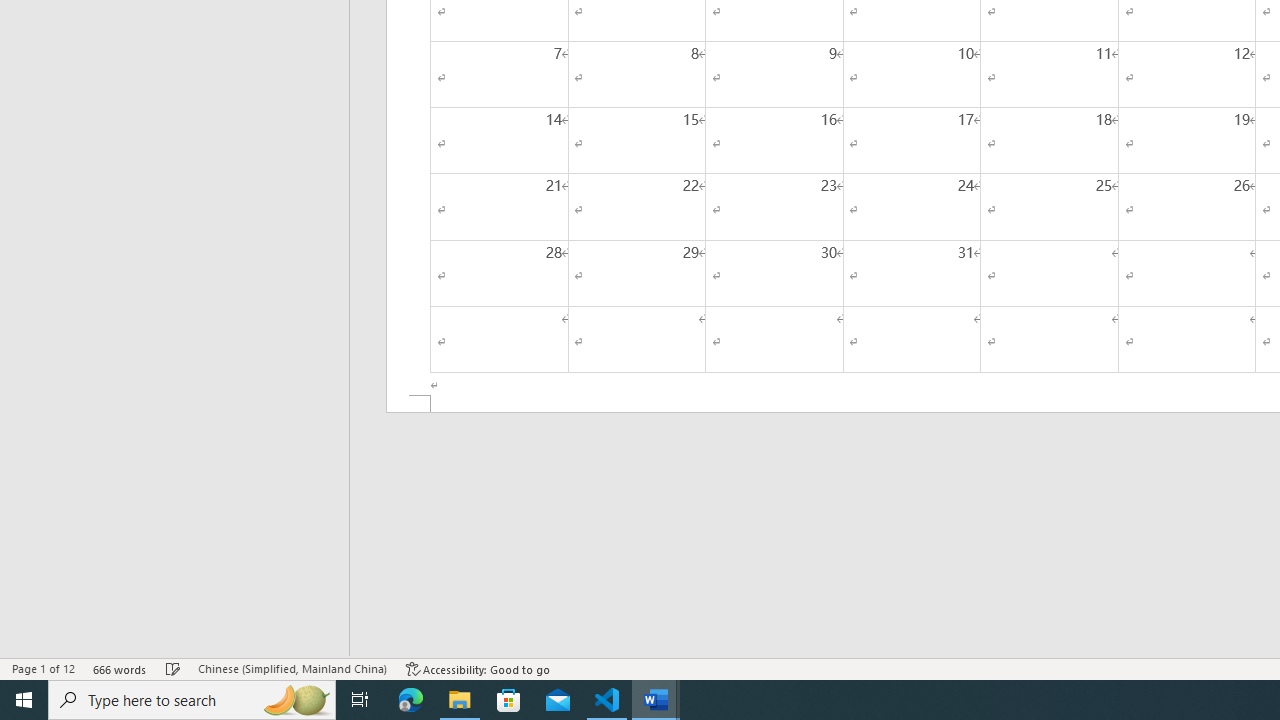 Image resolution: width=1280 pixels, height=720 pixels. Describe the element at coordinates (43, 669) in the screenshot. I see `'Page Number Page 1 of 12'` at that location.